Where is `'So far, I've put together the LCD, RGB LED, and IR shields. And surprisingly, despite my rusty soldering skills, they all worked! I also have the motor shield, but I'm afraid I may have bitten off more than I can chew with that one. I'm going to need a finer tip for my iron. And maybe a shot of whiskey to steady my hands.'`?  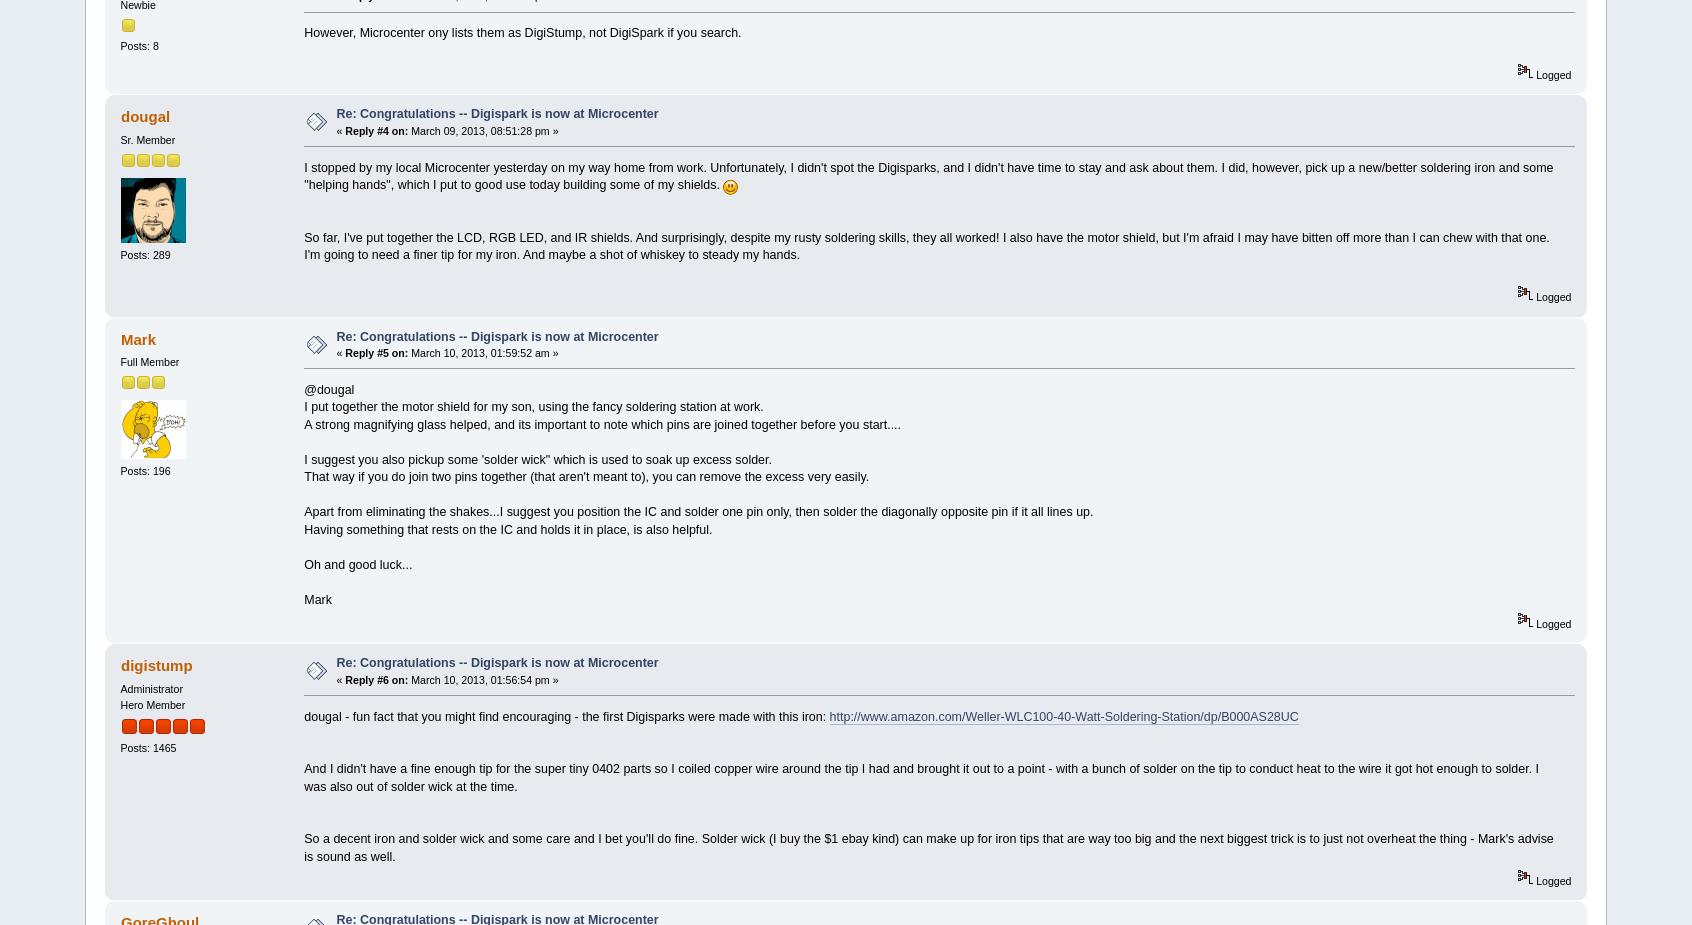
'So far, I've put together the LCD, RGB LED, and IR shields. And surprisingly, despite my rusty soldering skills, they all worked! I also have the motor shield, but I'm afraid I may have bitten off more than I can chew with that one. I'm going to need a finer tip for my iron. And maybe a shot of whiskey to steady my hands.' is located at coordinates (926, 244).